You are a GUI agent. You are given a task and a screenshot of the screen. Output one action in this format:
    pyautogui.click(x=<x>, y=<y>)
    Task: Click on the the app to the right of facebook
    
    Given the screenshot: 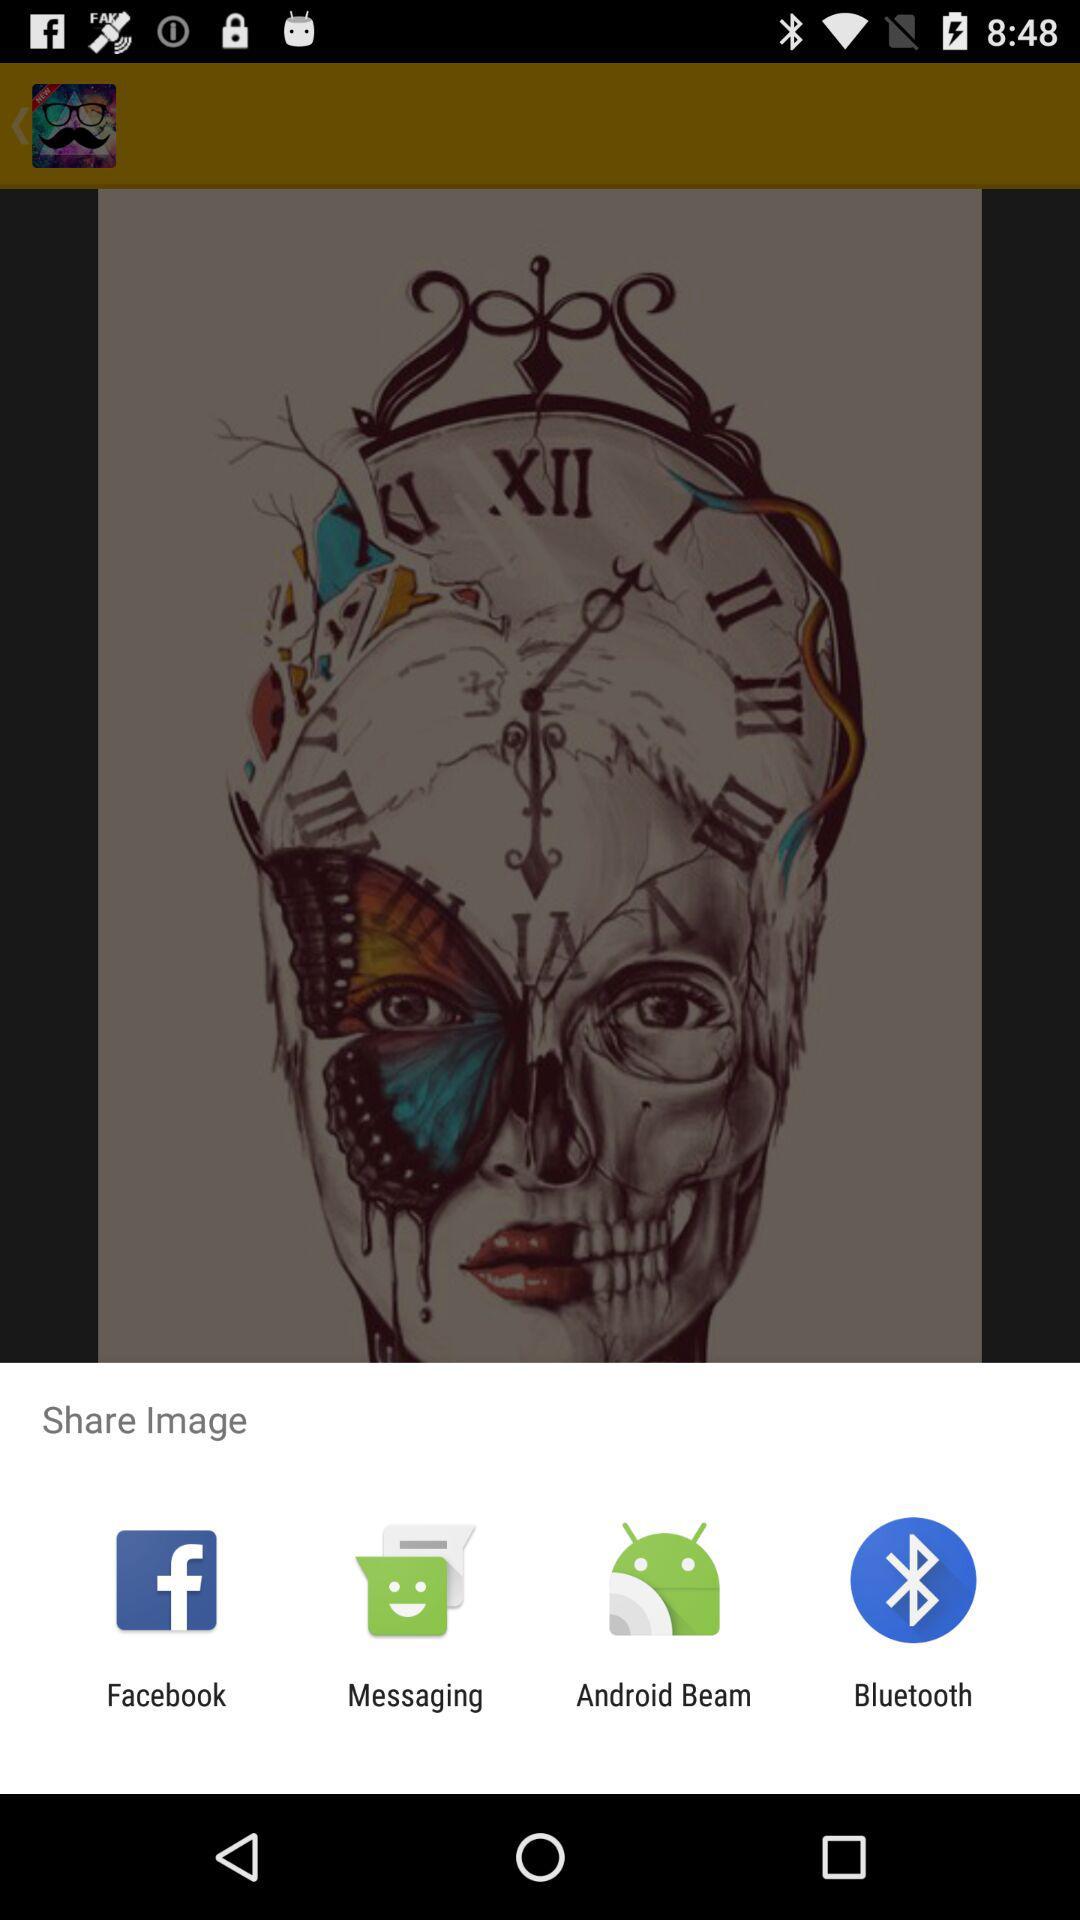 What is the action you would take?
    pyautogui.click(x=414, y=1711)
    